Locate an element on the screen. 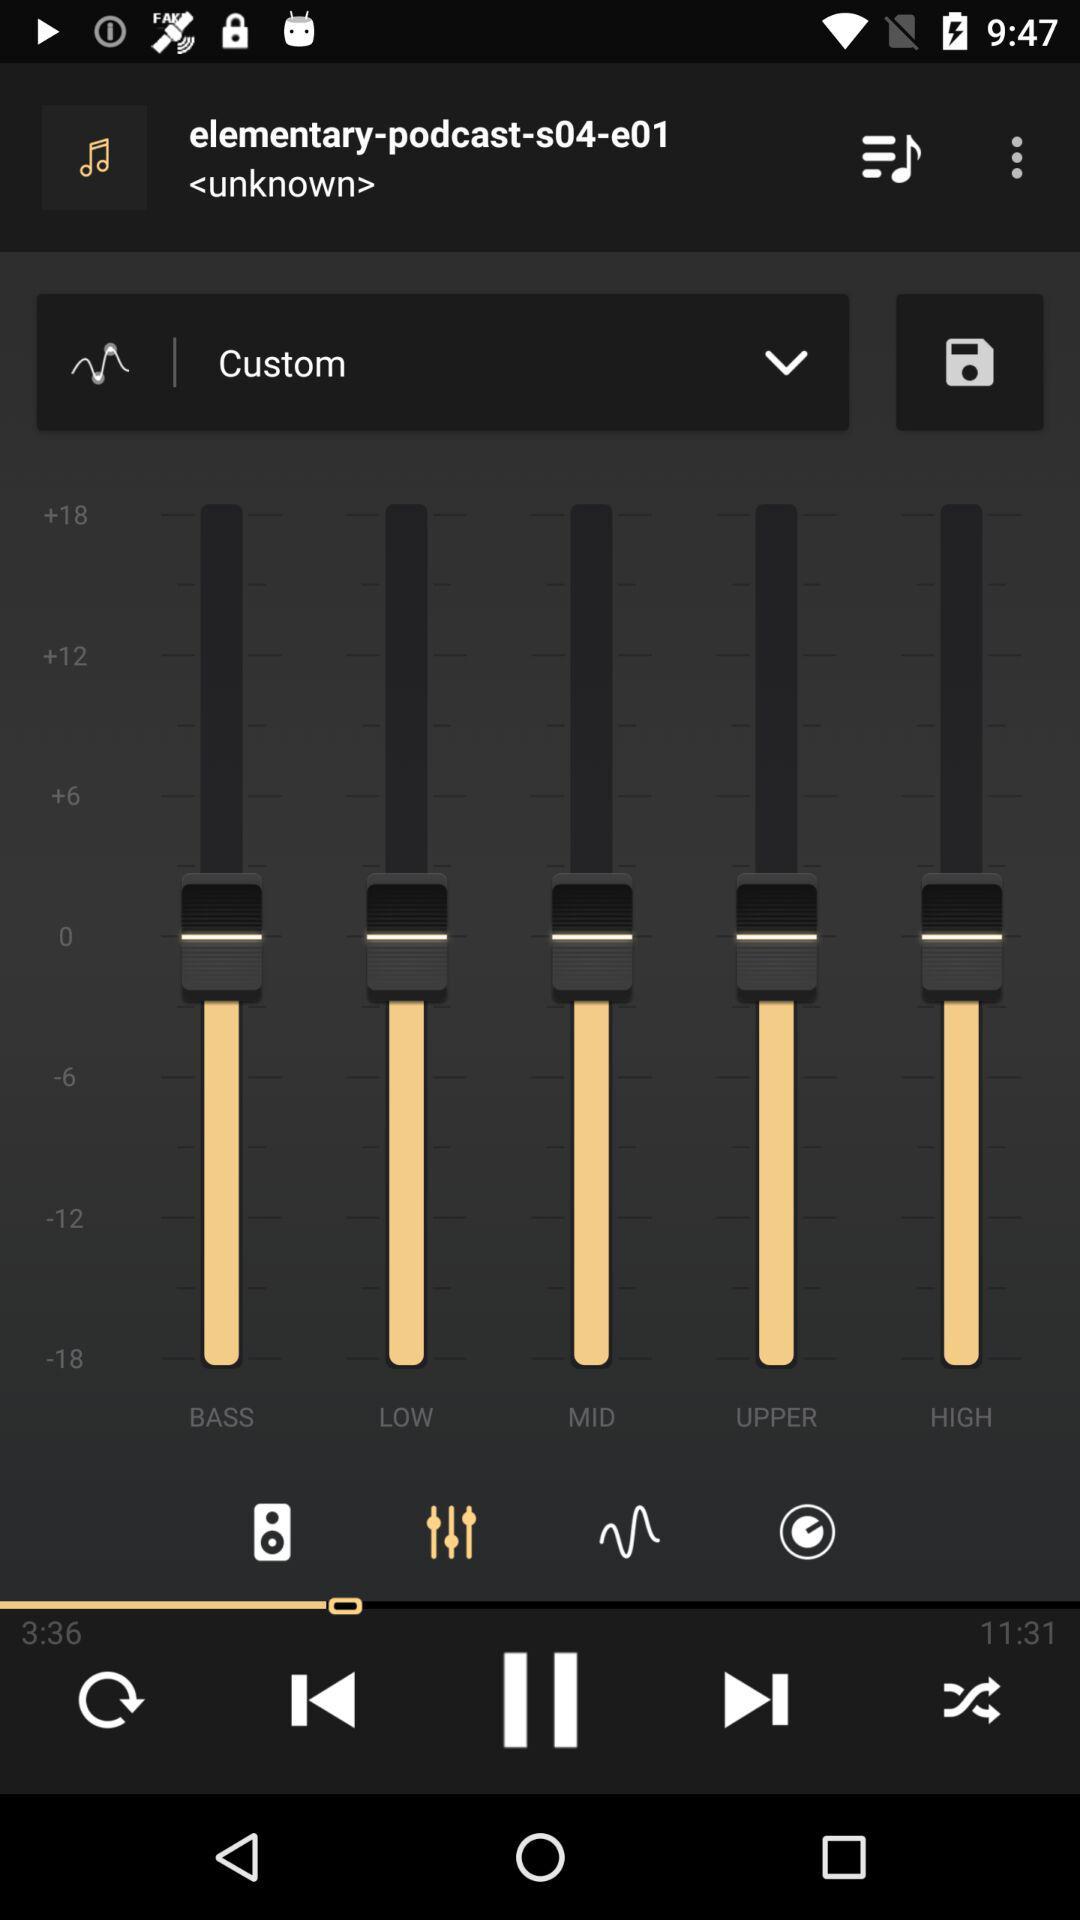 The width and height of the screenshot is (1080, 1920). the refresh icon is located at coordinates (108, 1698).